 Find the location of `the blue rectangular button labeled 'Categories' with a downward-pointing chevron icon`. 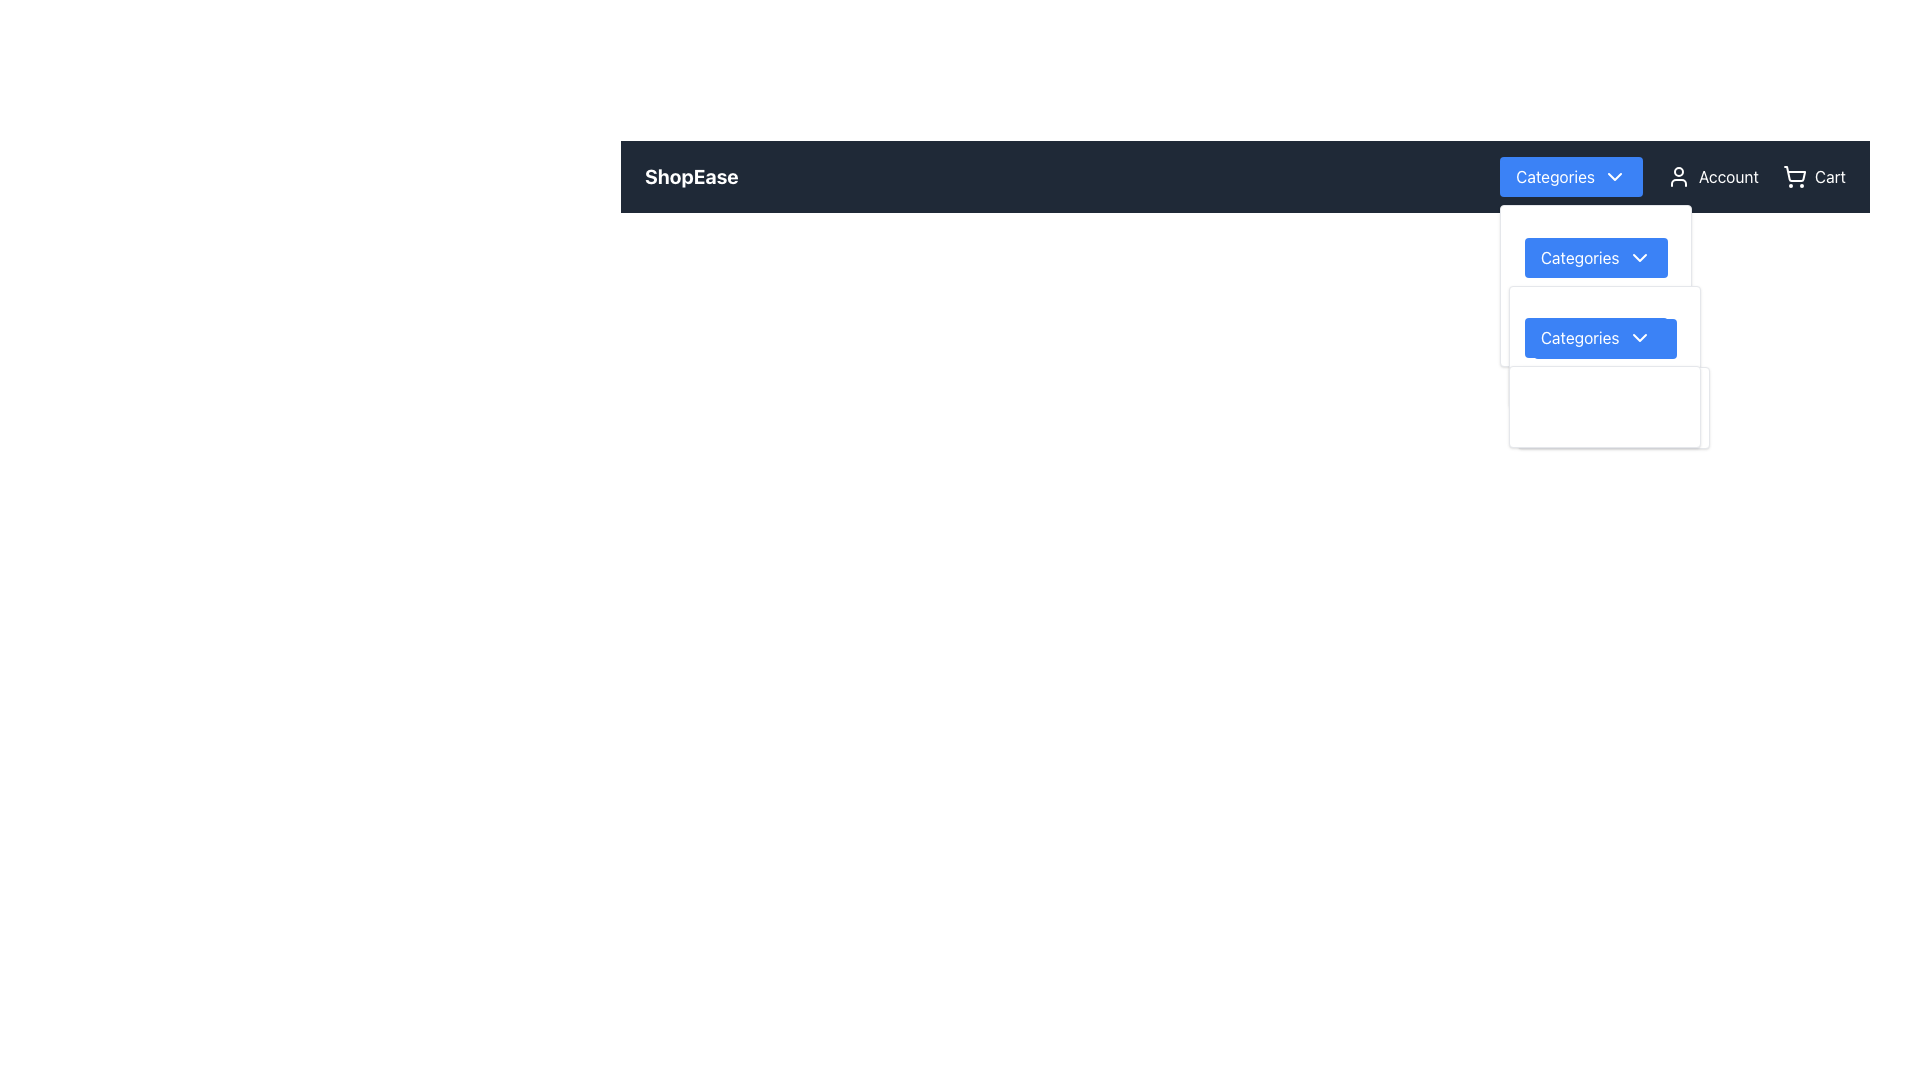

the blue rectangular button labeled 'Categories' with a downward-pointing chevron icon is located at coordinates (1570, 176).